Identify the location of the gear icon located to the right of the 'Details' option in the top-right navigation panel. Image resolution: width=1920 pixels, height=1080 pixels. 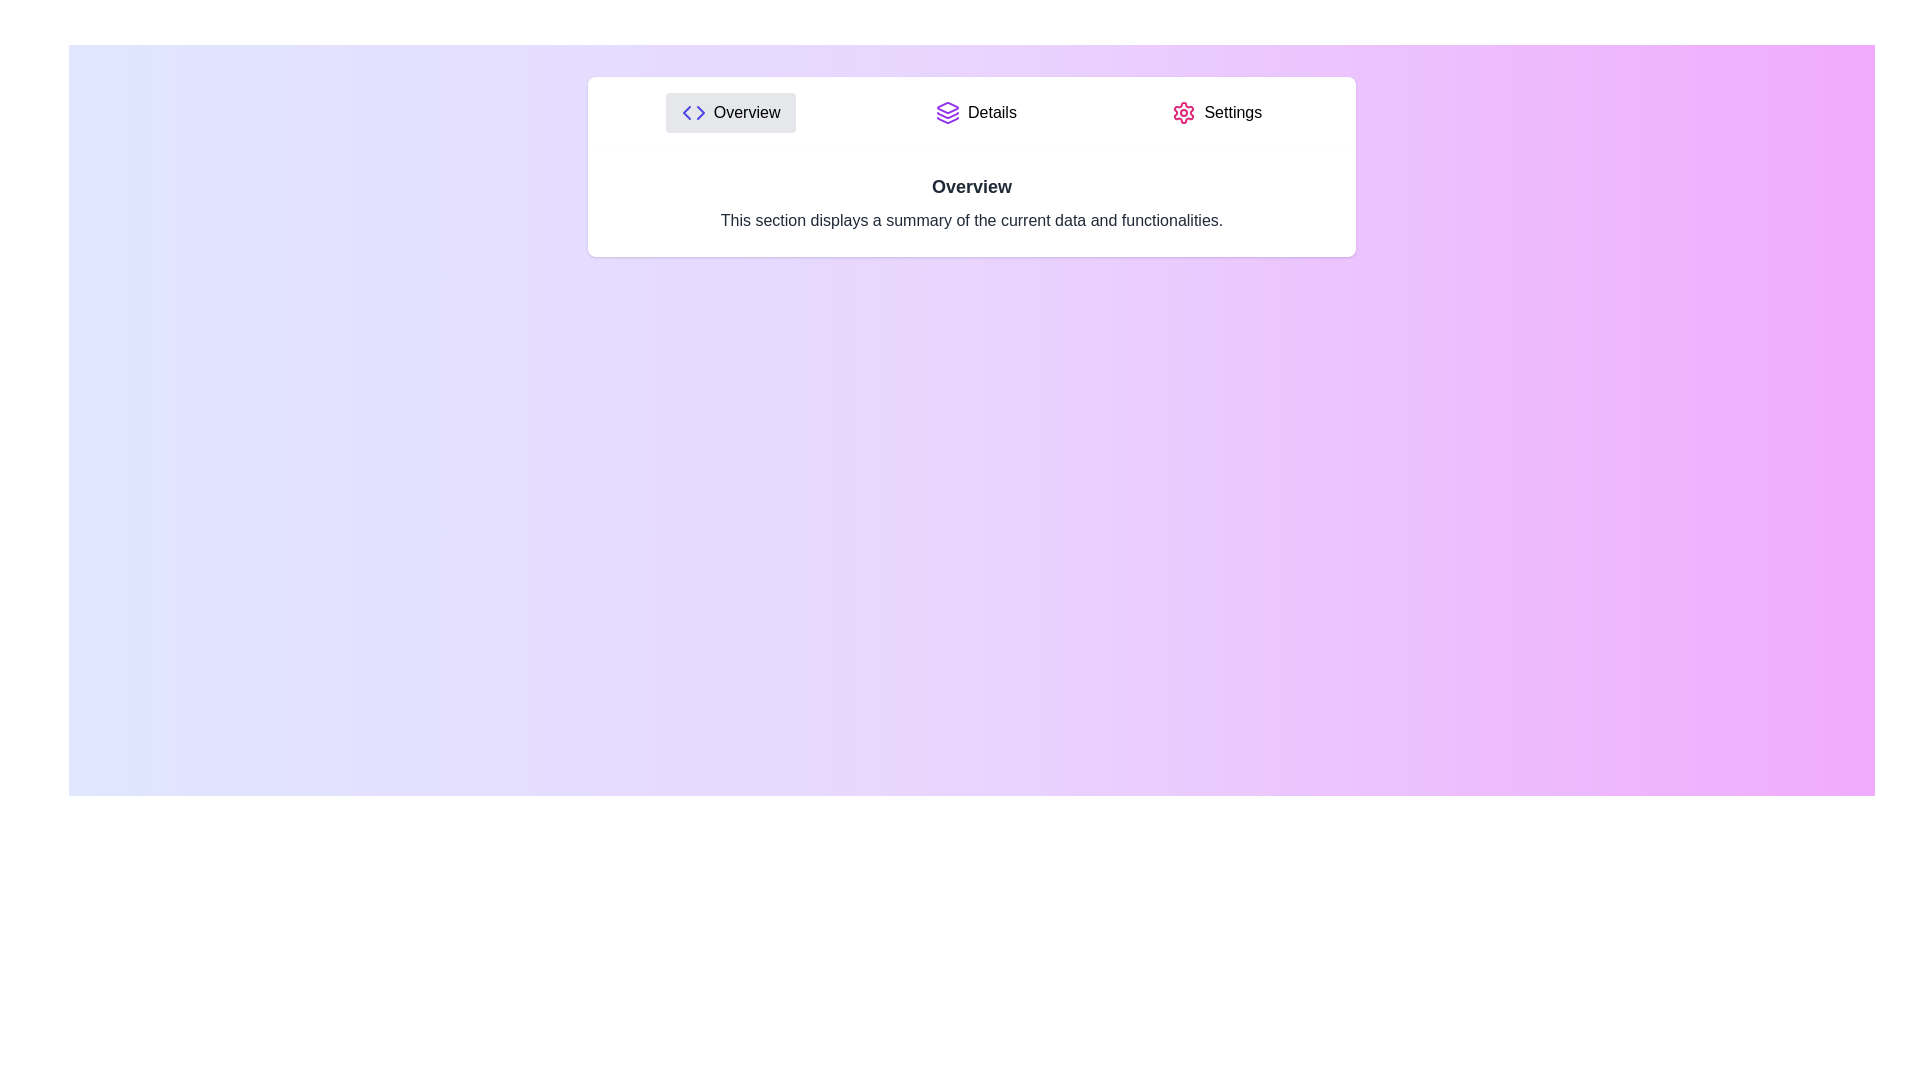
(1184, 112).